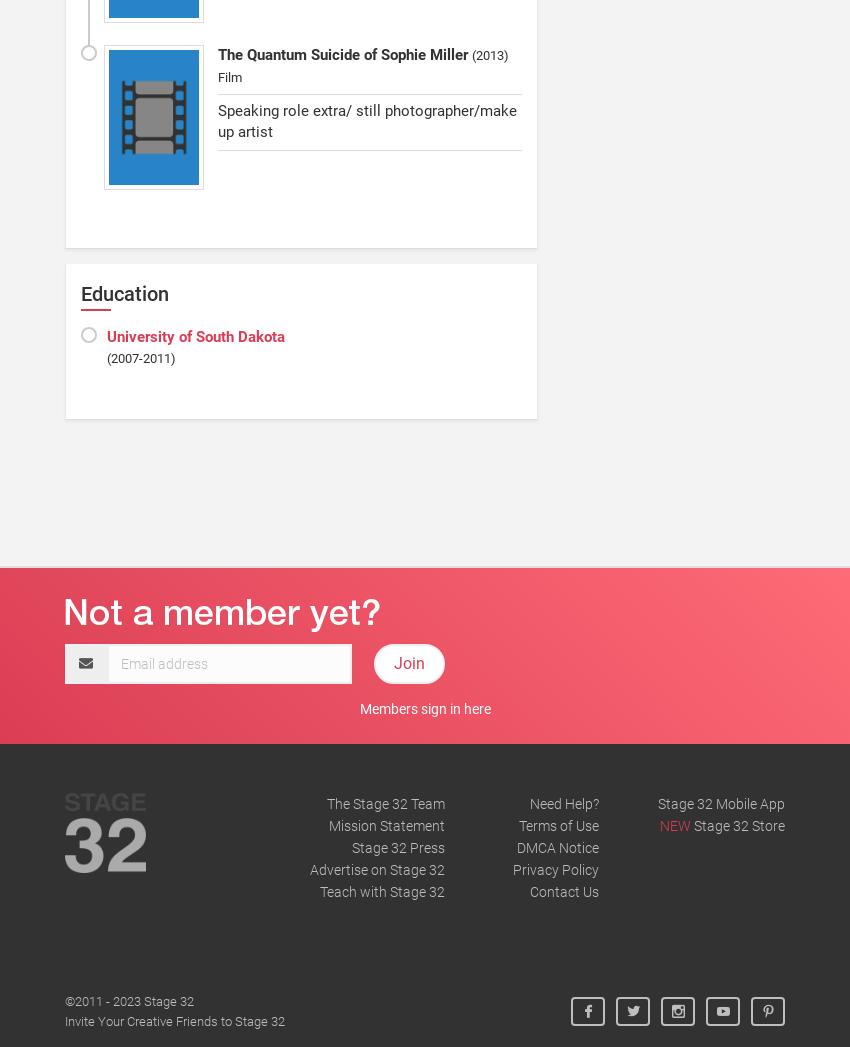 This screenshot has height=1047, width=850. I want to click on 'Contact Us', so click(564, 889).